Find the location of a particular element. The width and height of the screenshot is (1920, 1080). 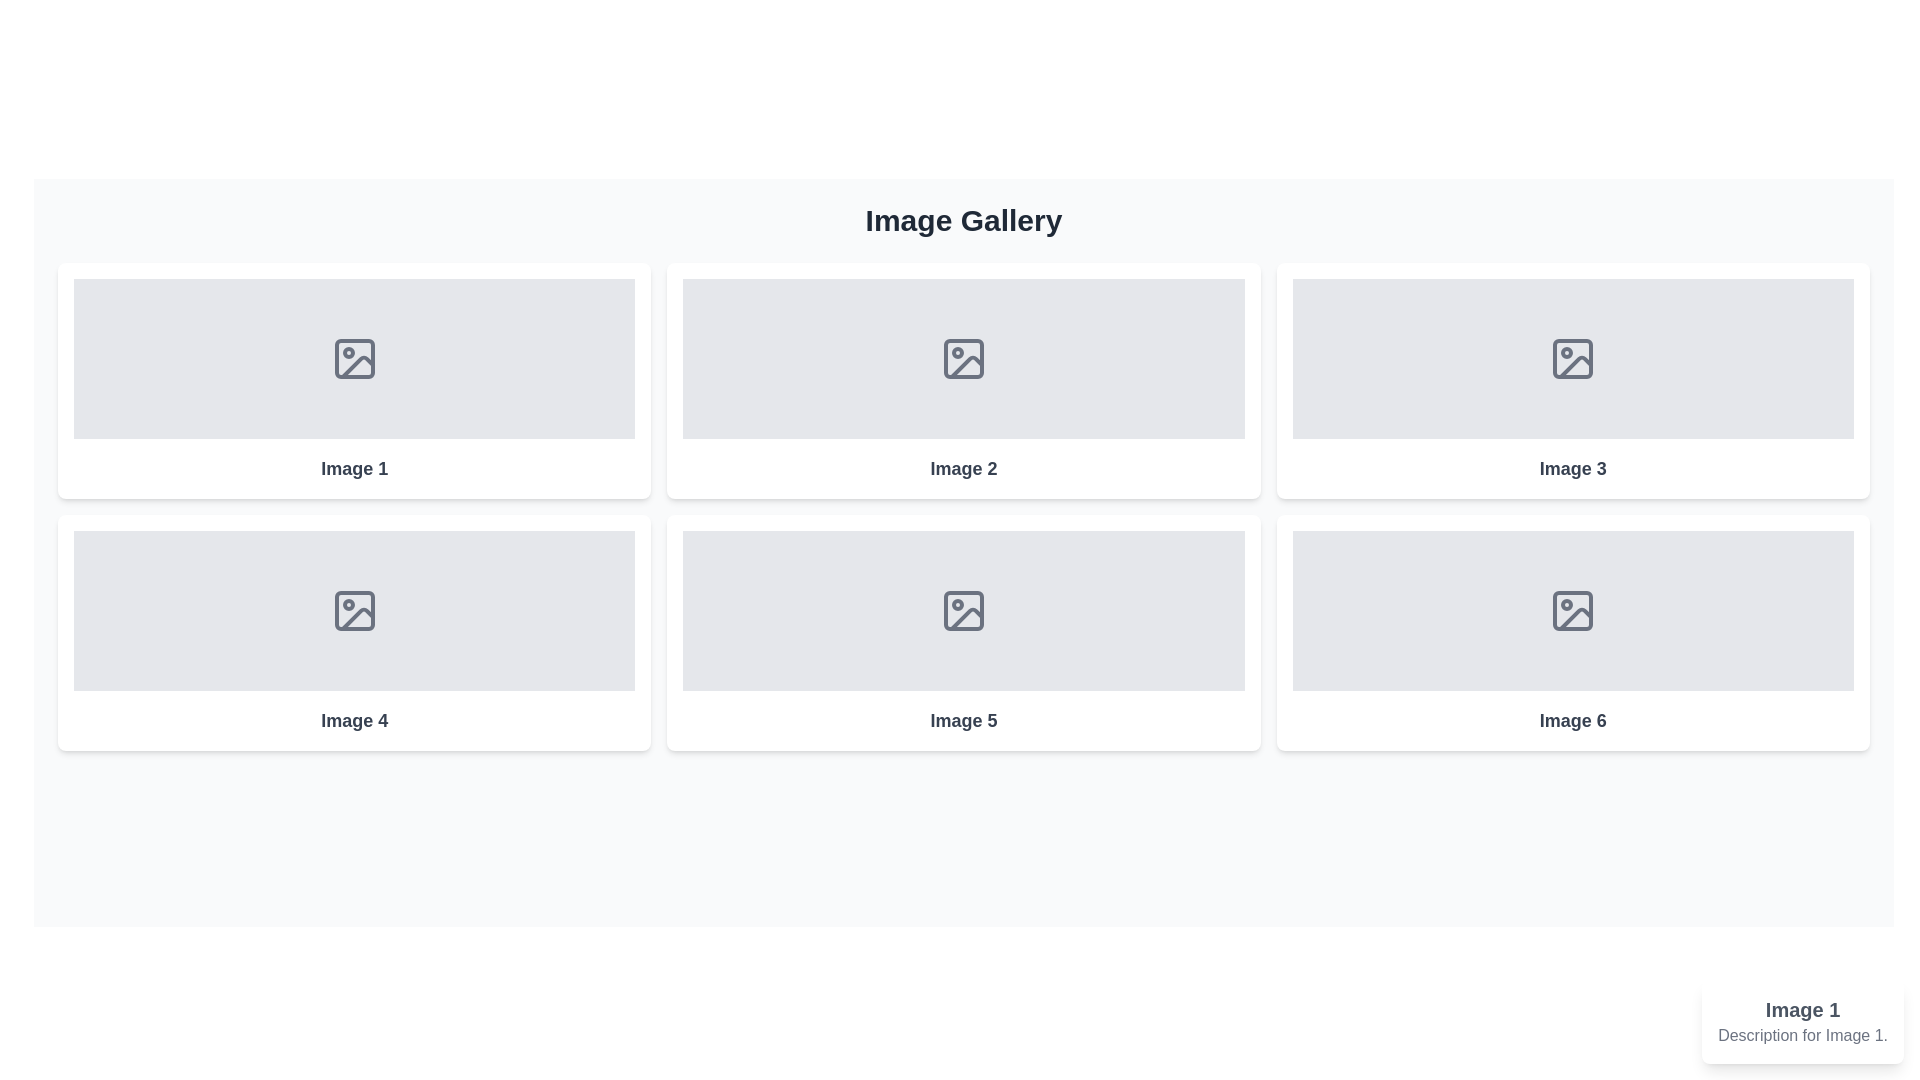

the text label displaying 'Image 3' in a large, bold gray font located in the third position of a six-element grid is located at coordinates (1572, 469).